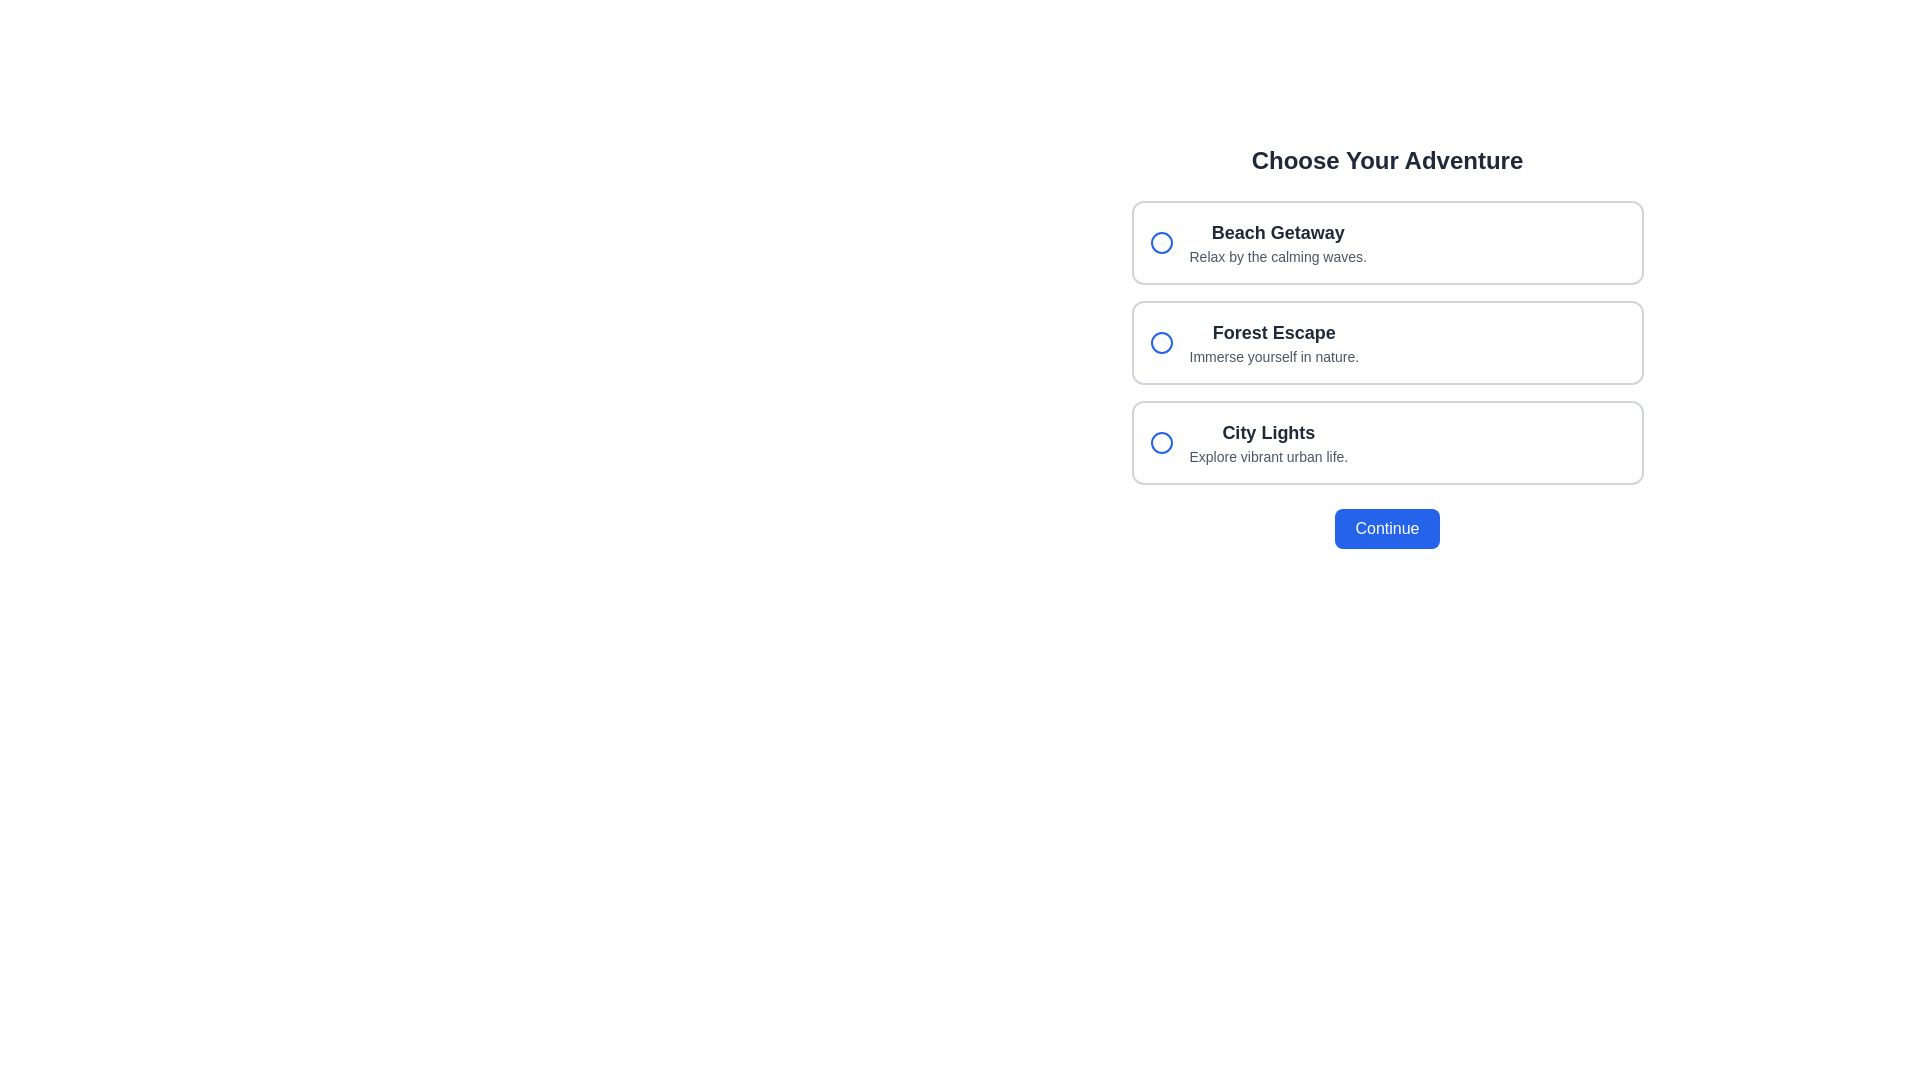 The width and height of the screenshot is (1920, 1080). What do you see at coordinates (1386, 160) in the screenshot?
I see `heading text 'Choose Your Adventure' which is styled with a larger font size and bold weight, centered at the top of the interface` at bounding box center [1386, 160].